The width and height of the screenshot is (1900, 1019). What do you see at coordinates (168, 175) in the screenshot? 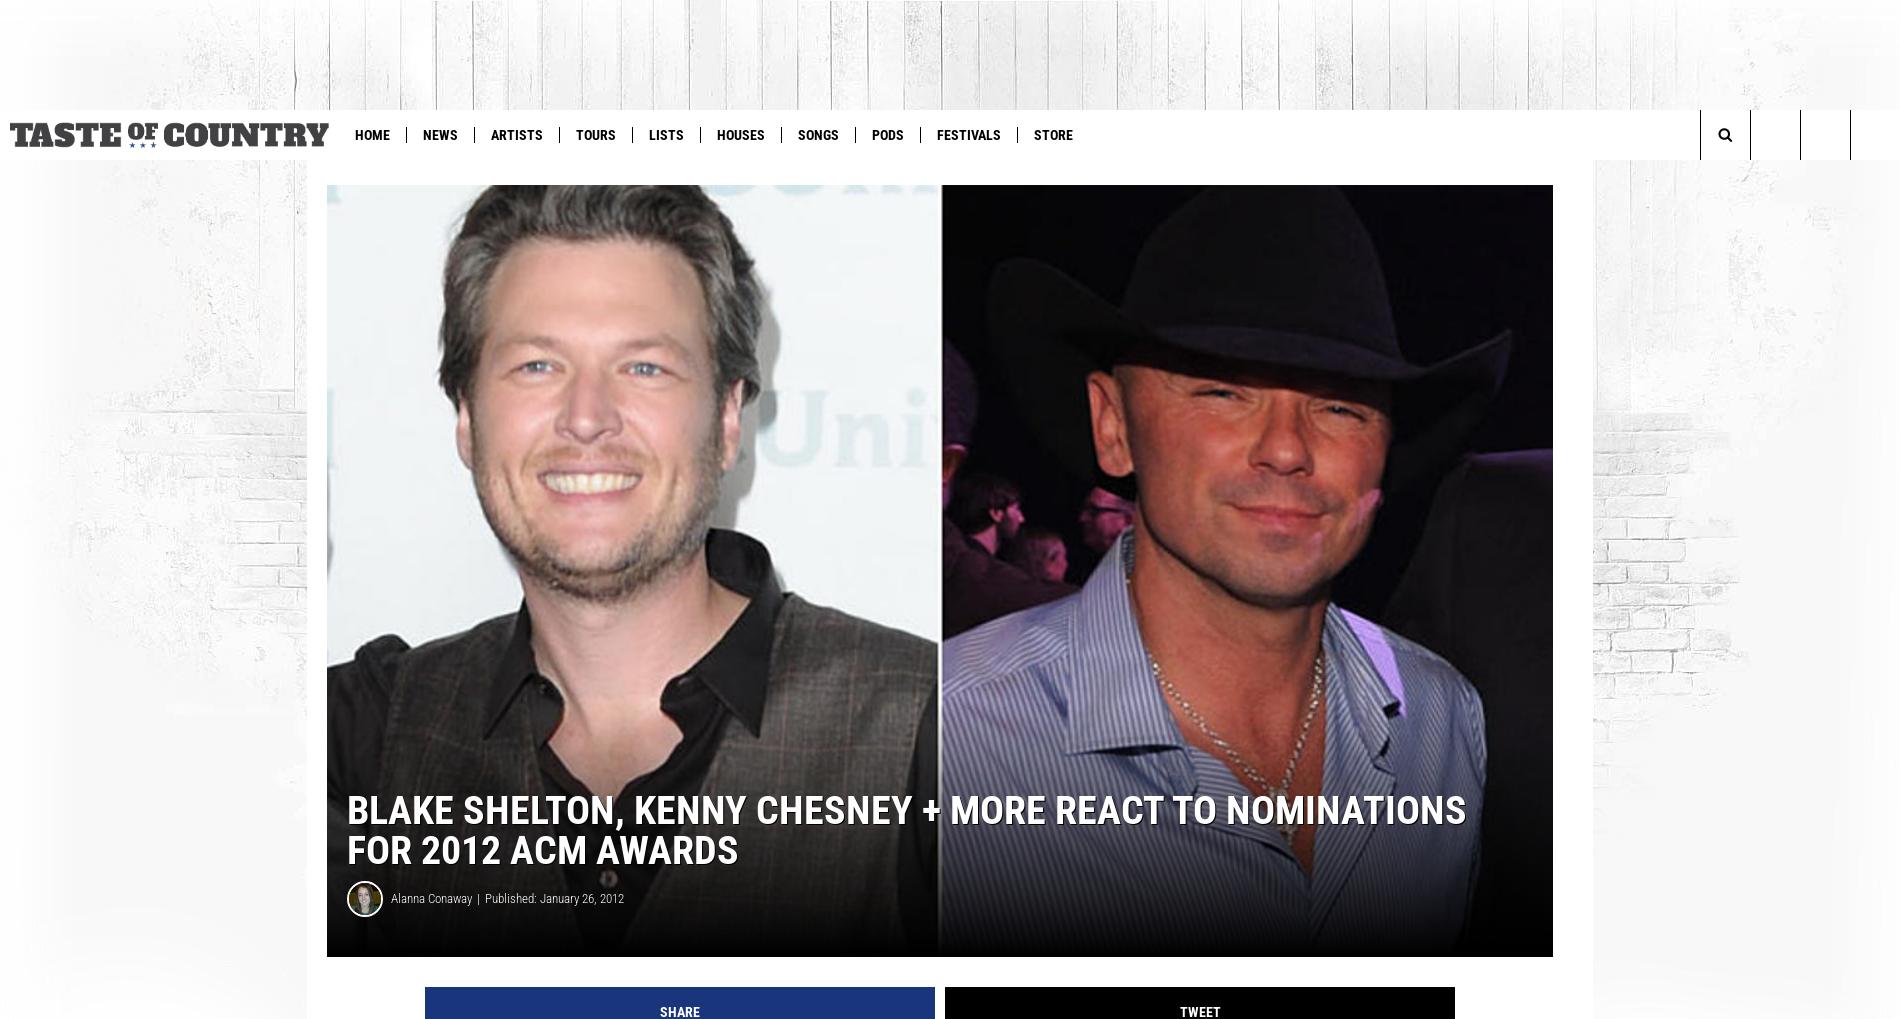
I see `'2024 Grammy Nominees'` at bounding box center [168, 175].